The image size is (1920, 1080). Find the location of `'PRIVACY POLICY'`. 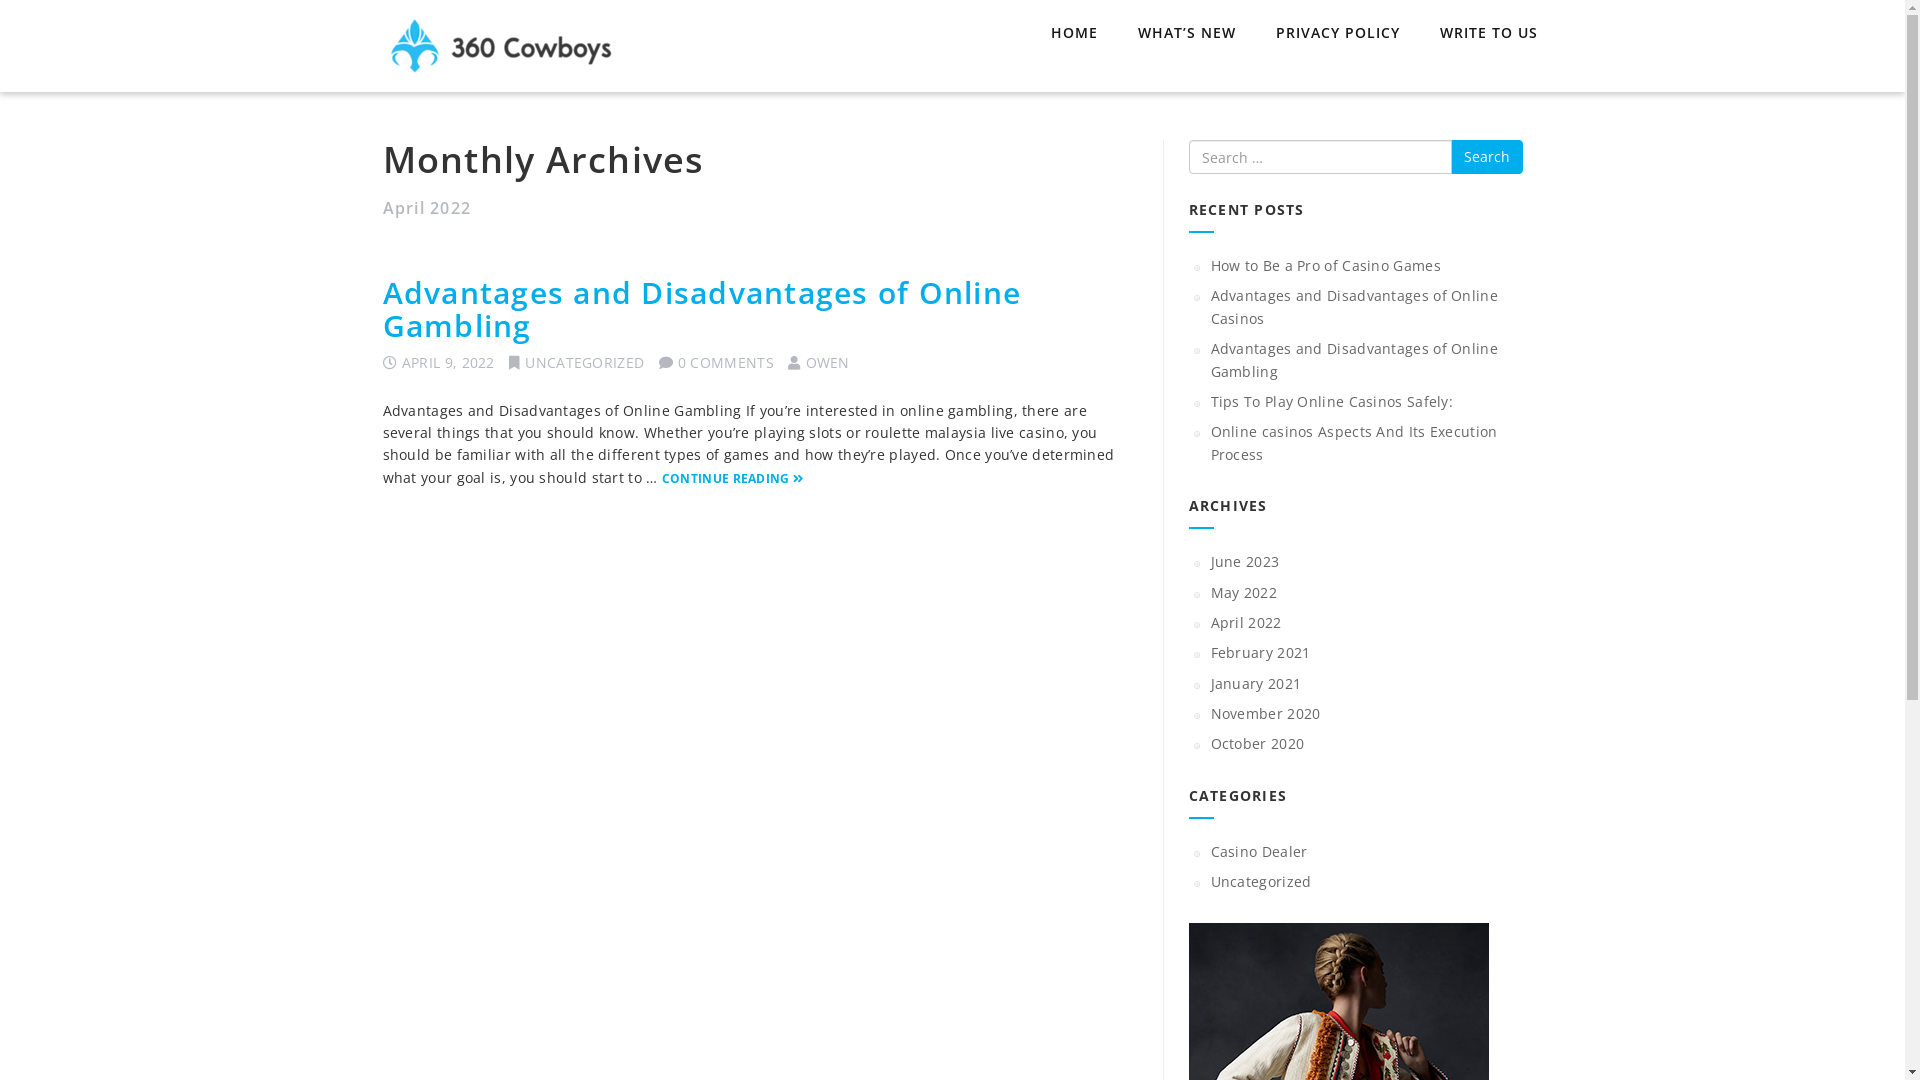

'PRIVACY POLICY' is located at coordinates (1275, 34).